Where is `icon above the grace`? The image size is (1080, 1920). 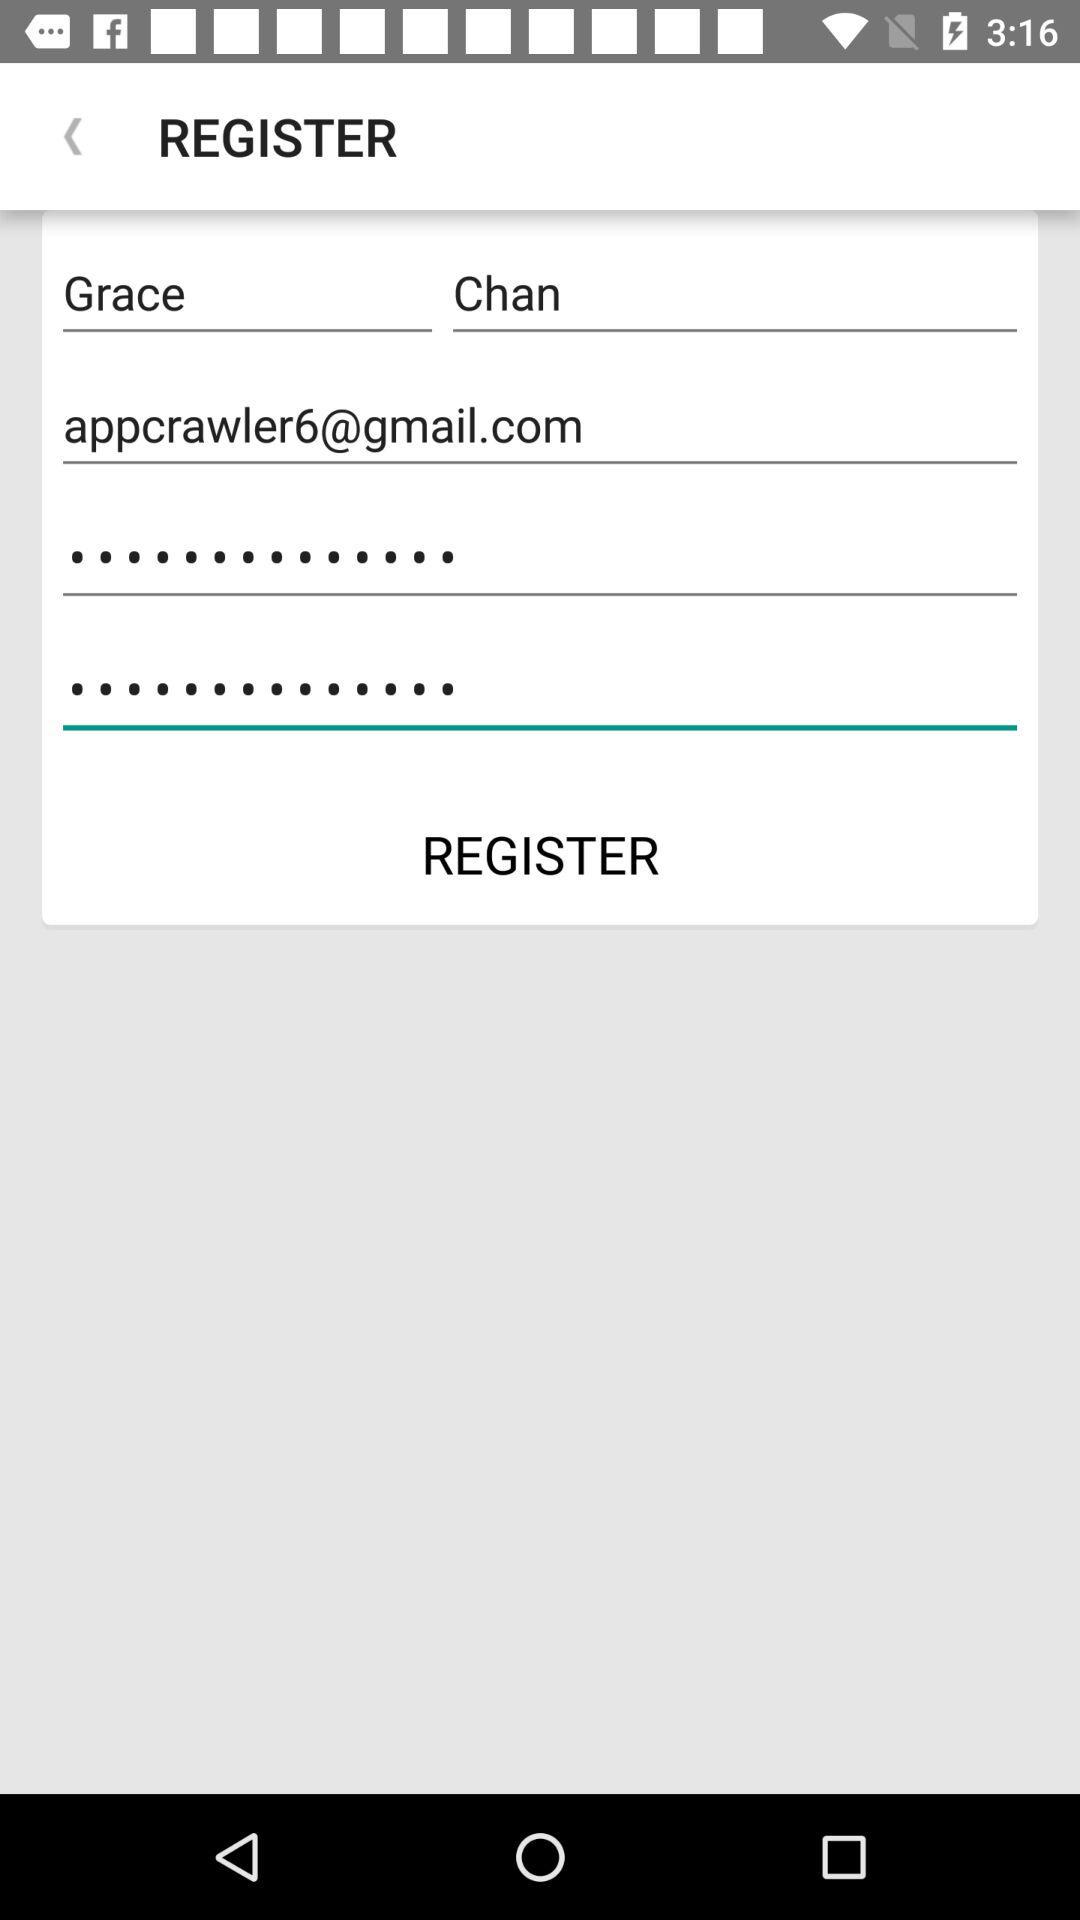
icon above the grace is located at coordinates (72, 135).